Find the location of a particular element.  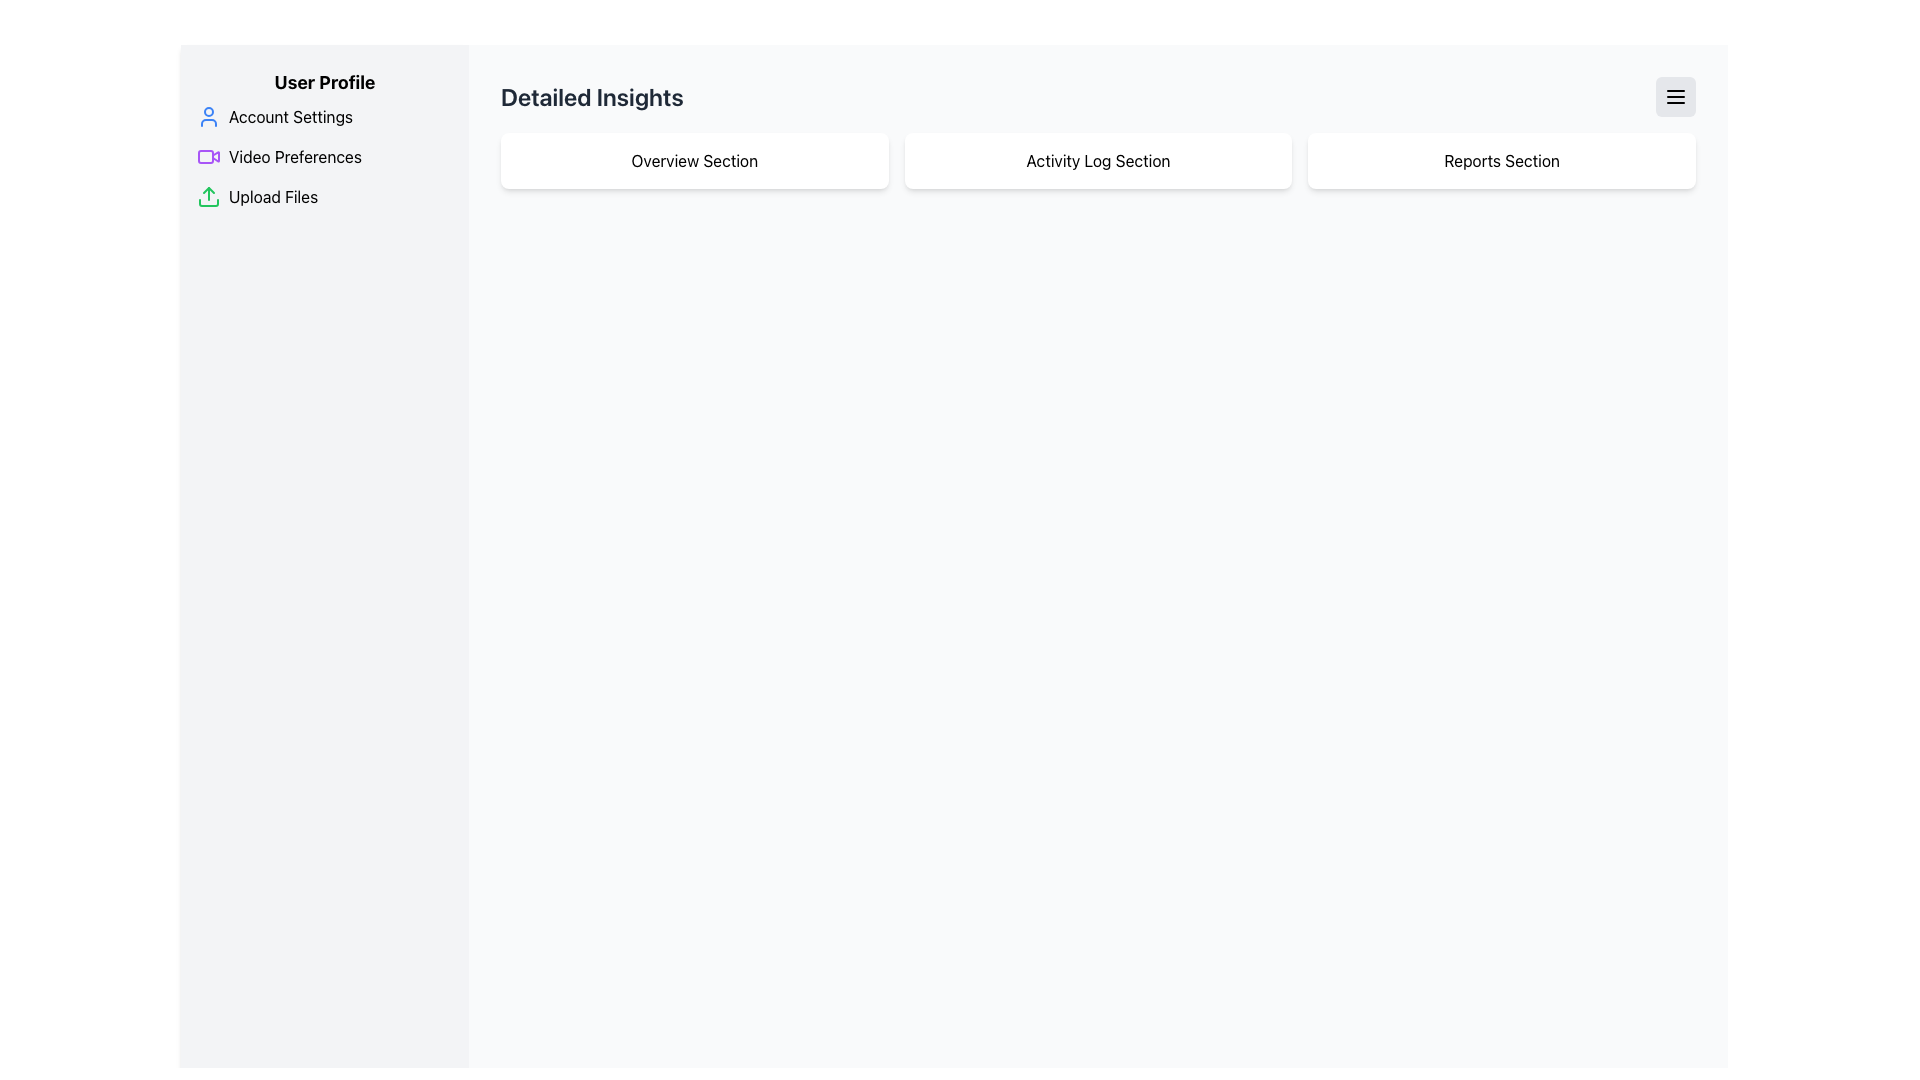

the 'Video Preferences' menu item, which is a text label accompanied by a purple video camera icon, located in the User Profile section is located at coordinates (325, 156).